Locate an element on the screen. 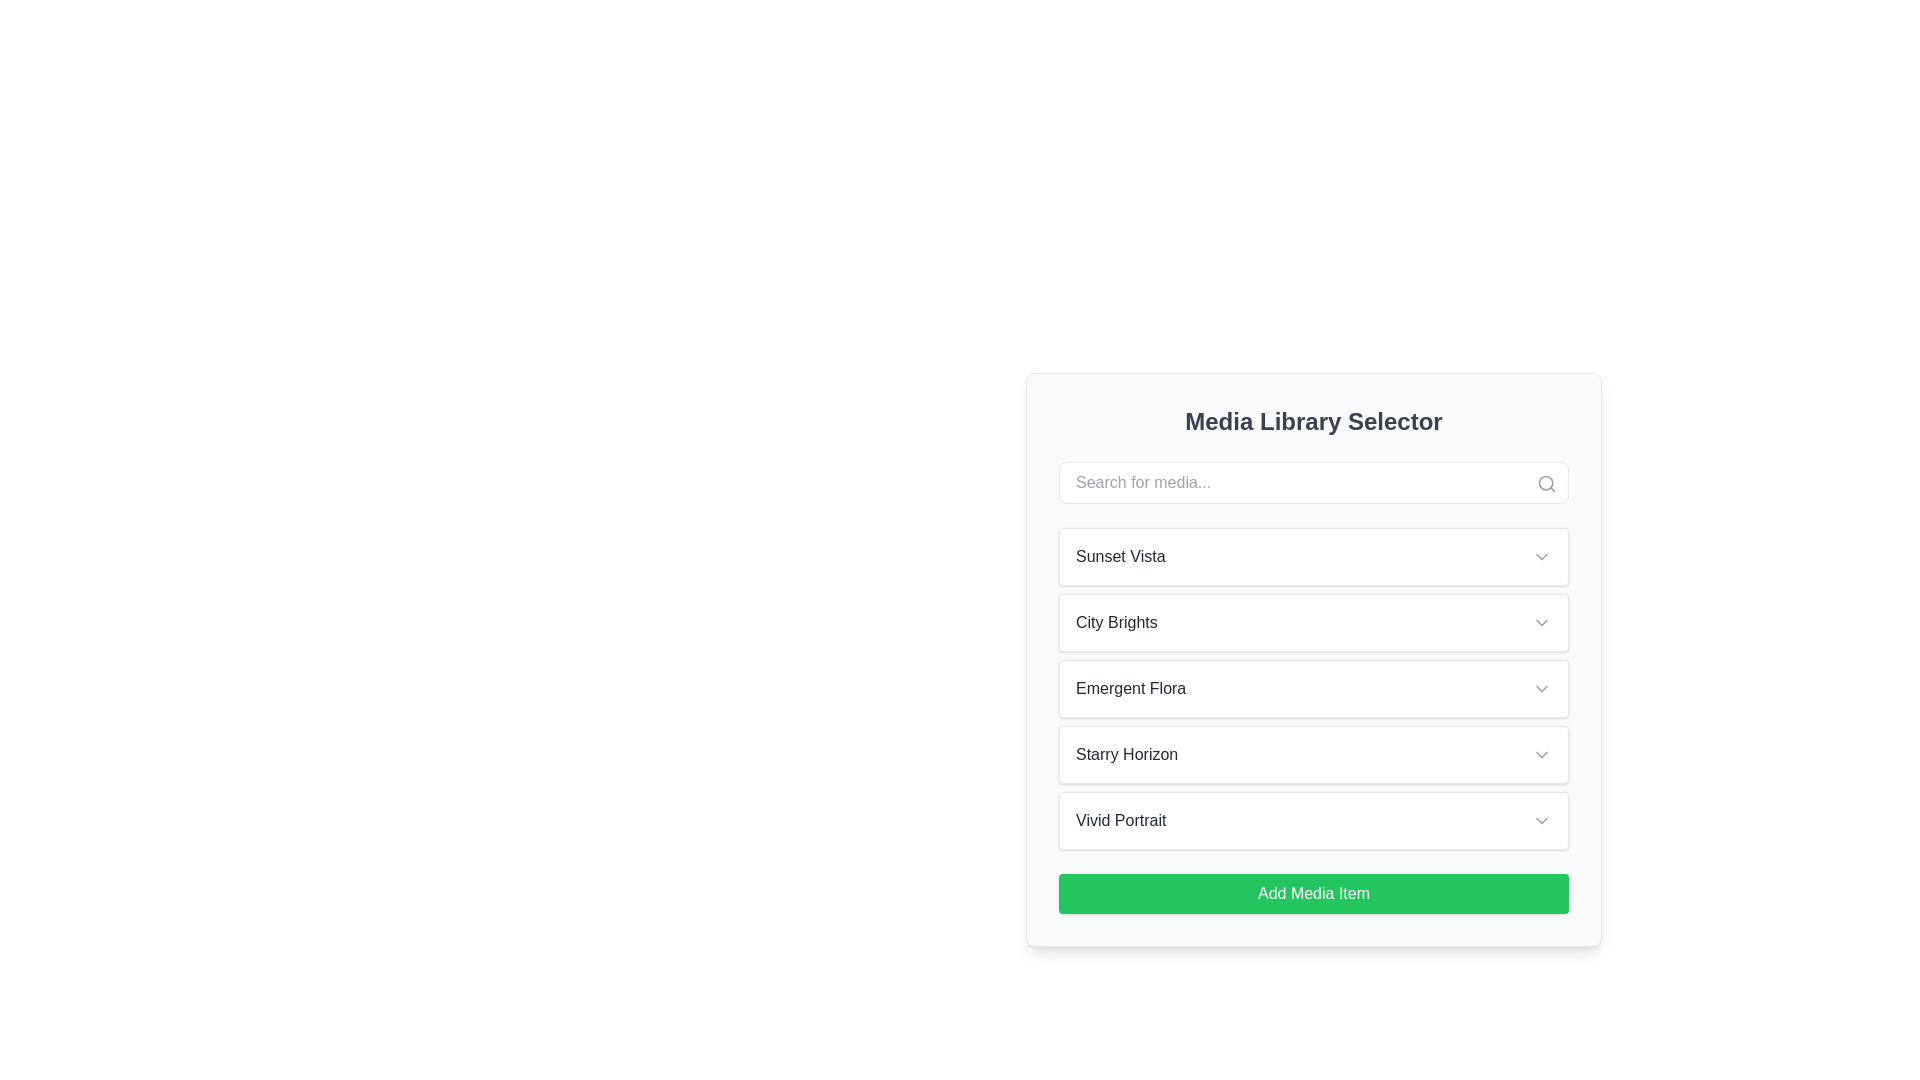  the chevron icon at the far right of the 'Emergent Flora' row is located at coordinates (1540, 688).